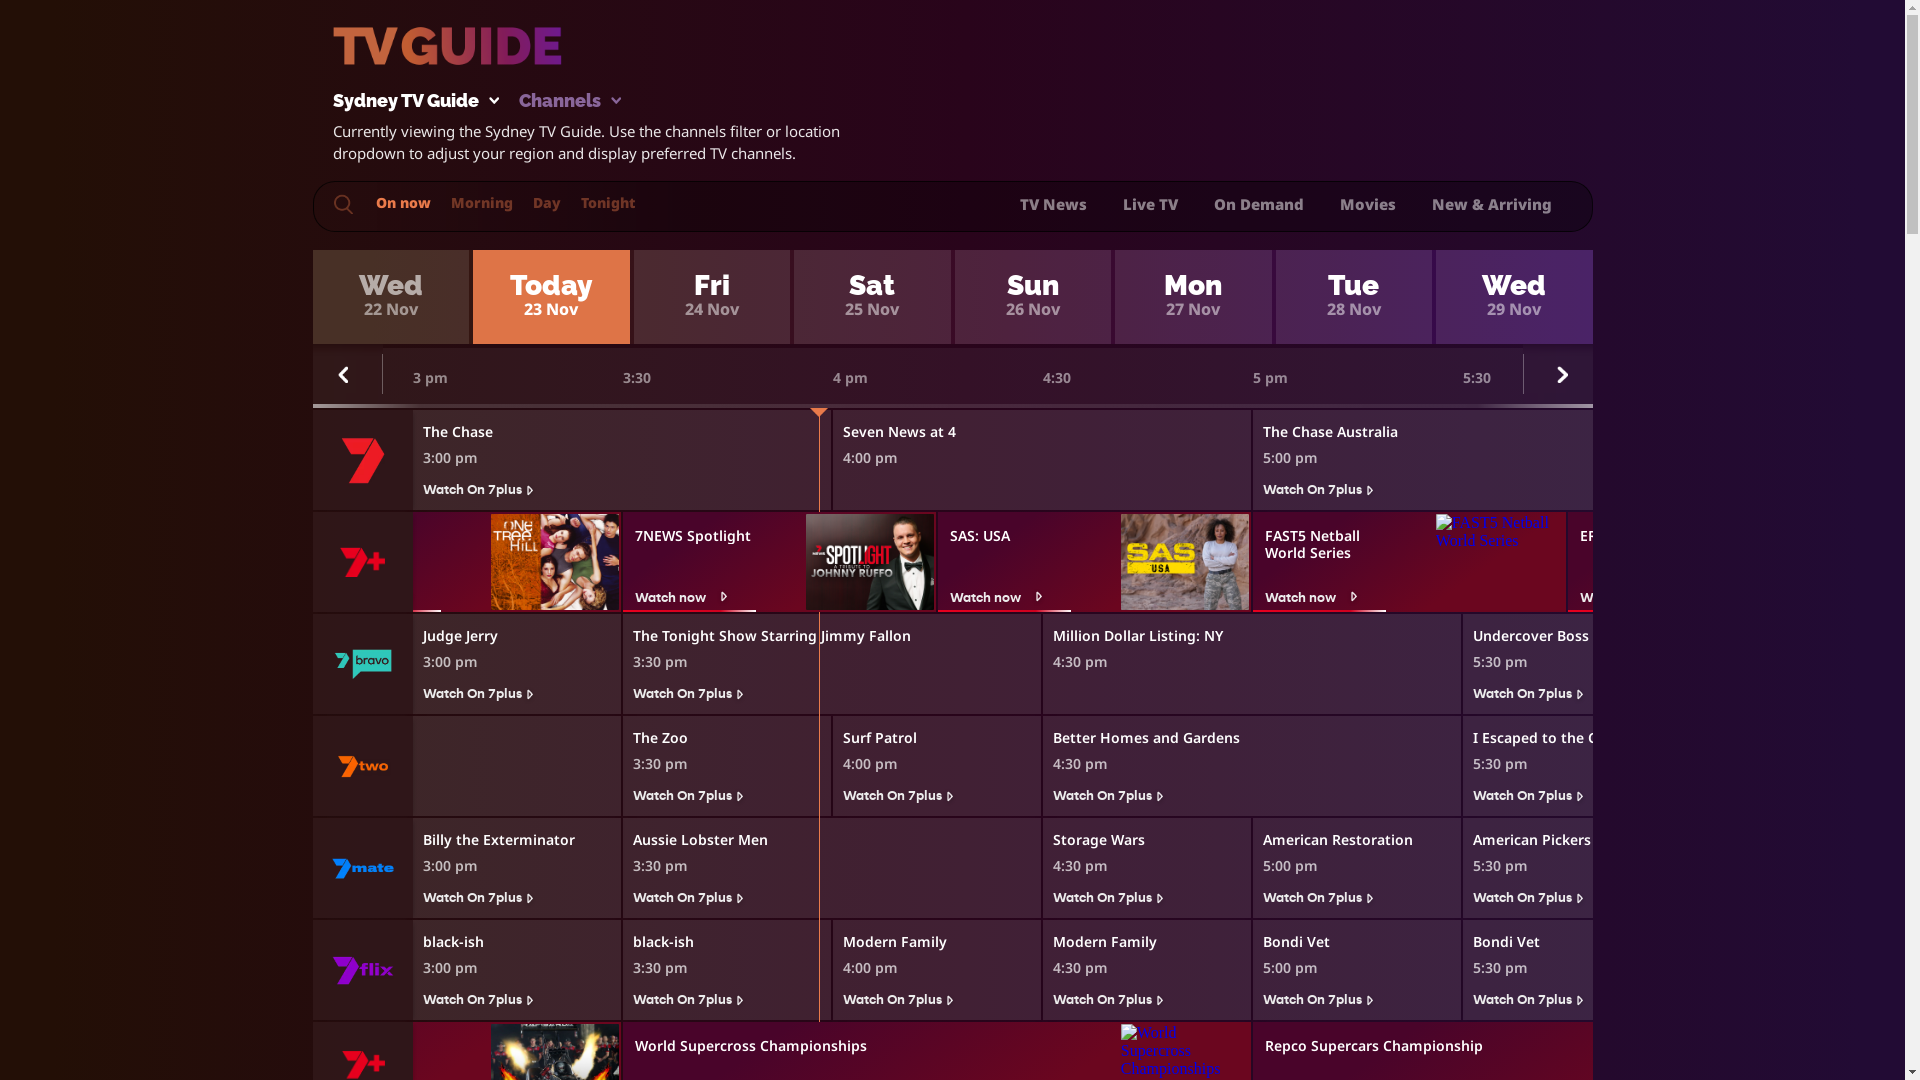 The width and height of the screenshot is (1920, 1080). What do you see at coordinates (1275, 297) in the screenshot?
I see `'Tue` at bounding box center [1275, 297].